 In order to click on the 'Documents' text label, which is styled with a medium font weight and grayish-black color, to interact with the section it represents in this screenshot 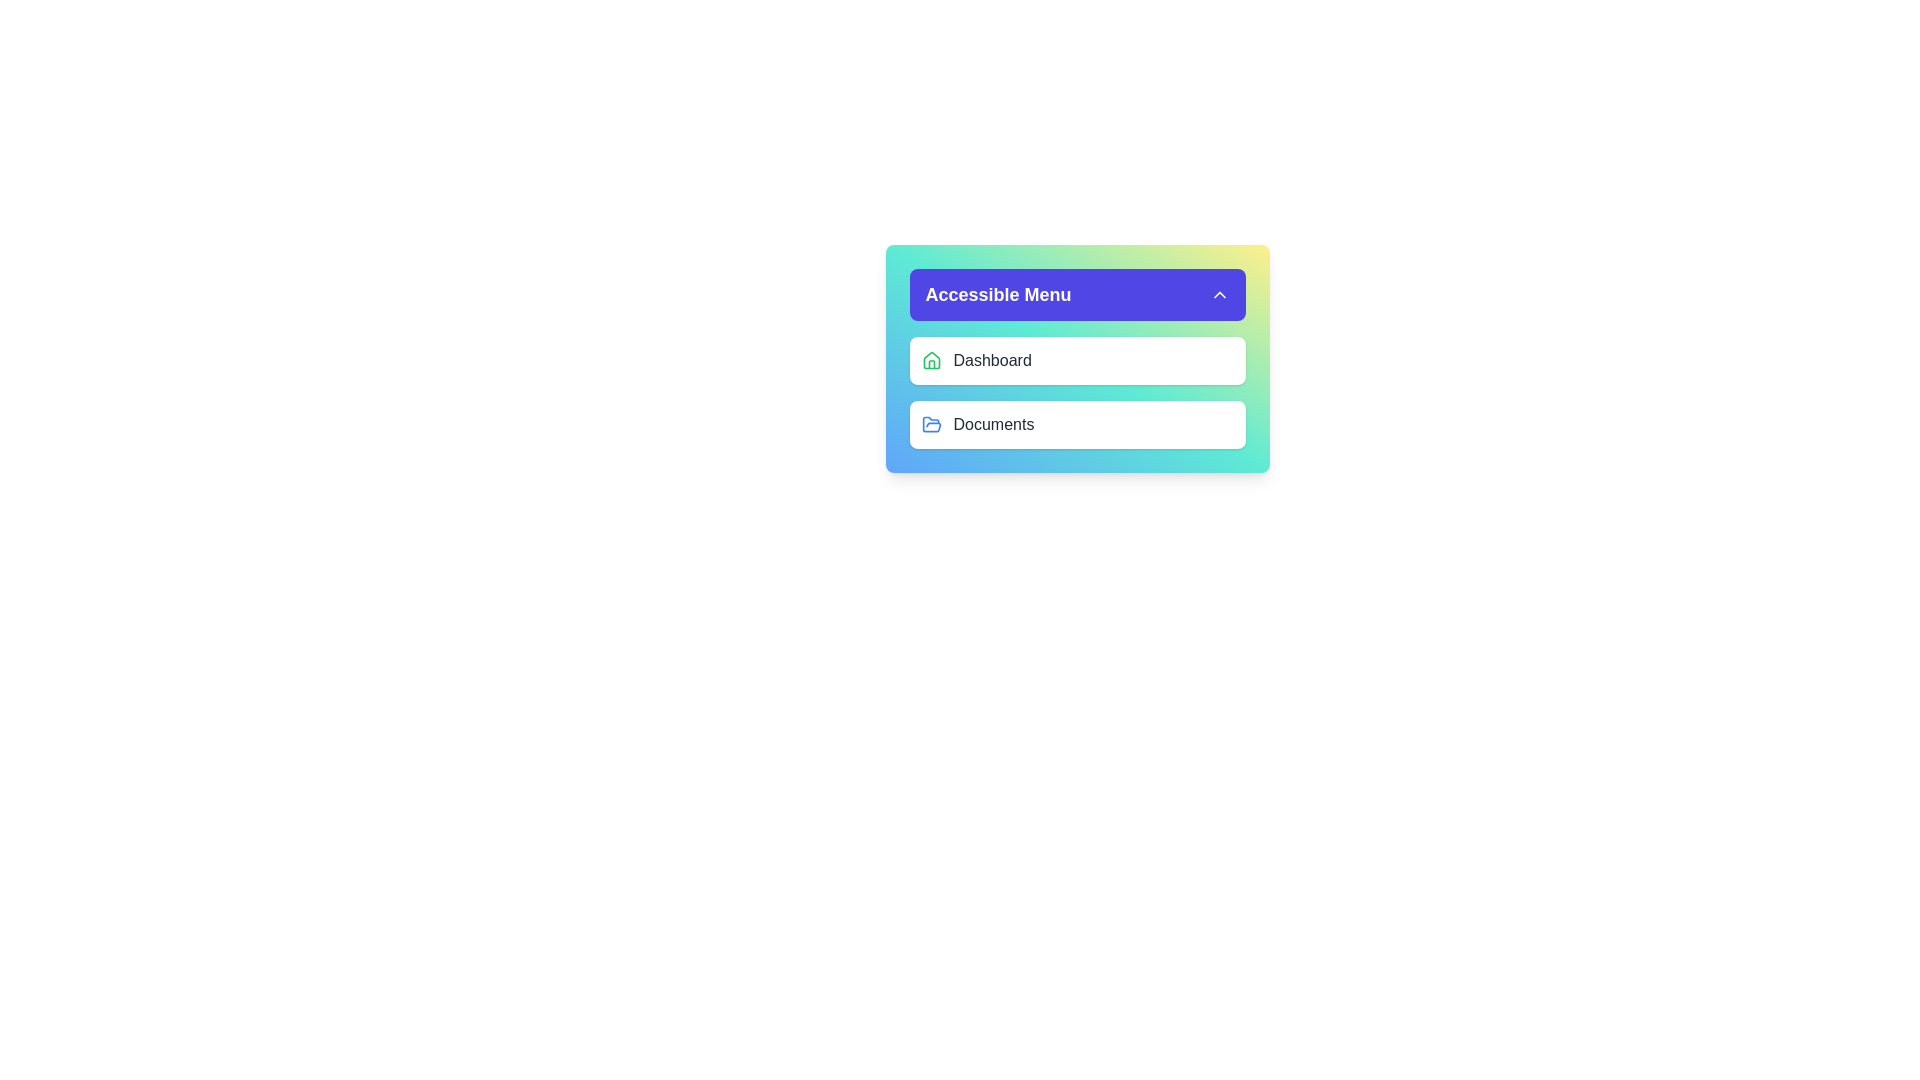, I will do `click(993, 423)`.